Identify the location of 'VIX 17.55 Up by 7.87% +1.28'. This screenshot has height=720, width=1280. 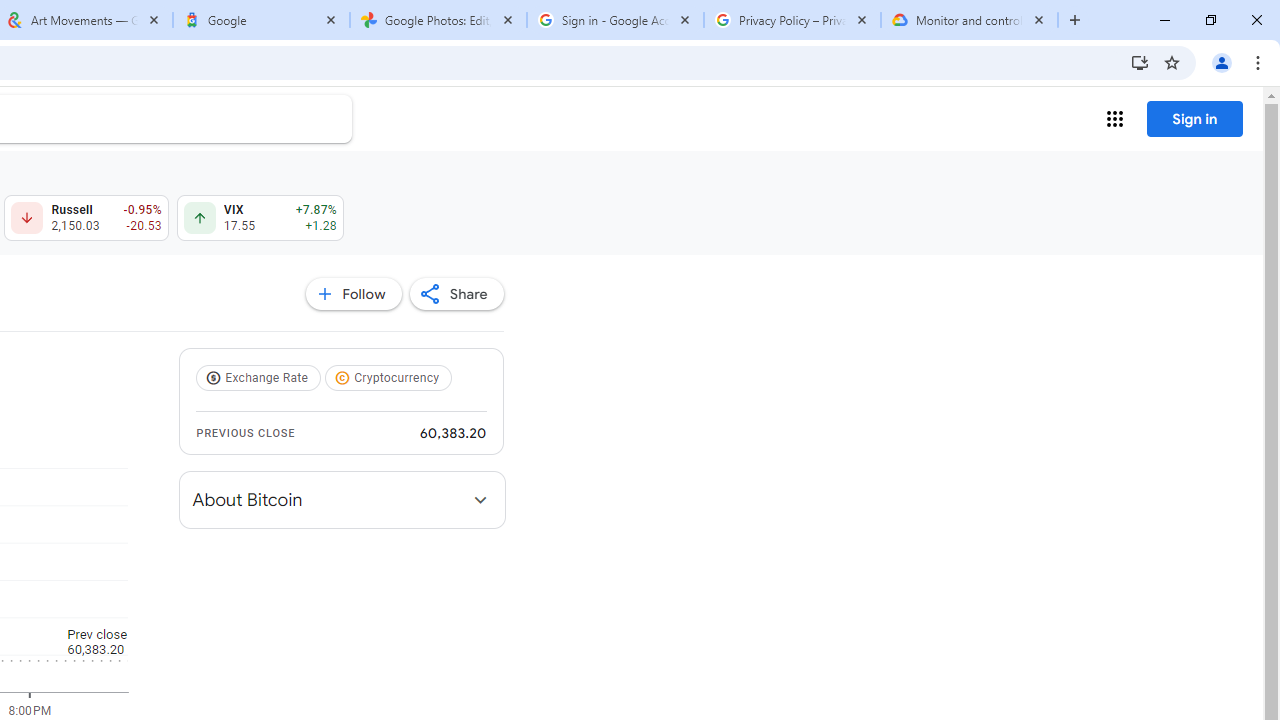
(259, 218).